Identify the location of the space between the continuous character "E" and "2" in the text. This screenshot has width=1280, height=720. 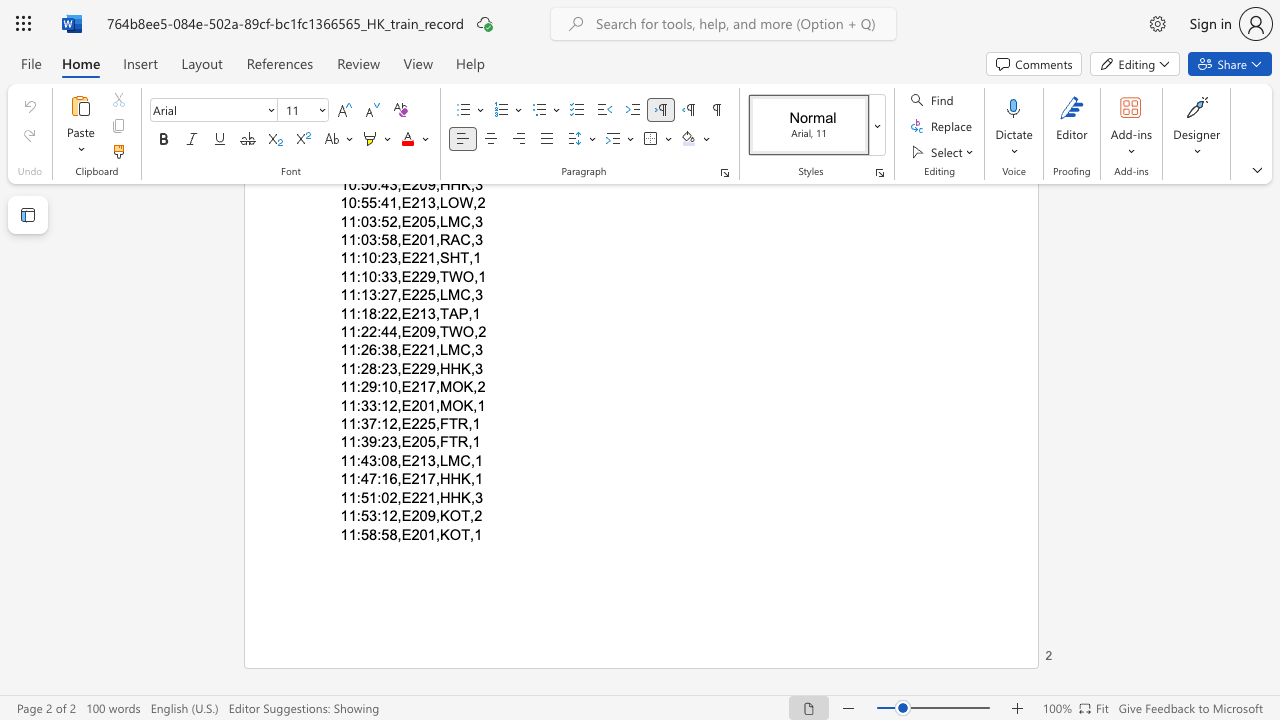
(410, 479).